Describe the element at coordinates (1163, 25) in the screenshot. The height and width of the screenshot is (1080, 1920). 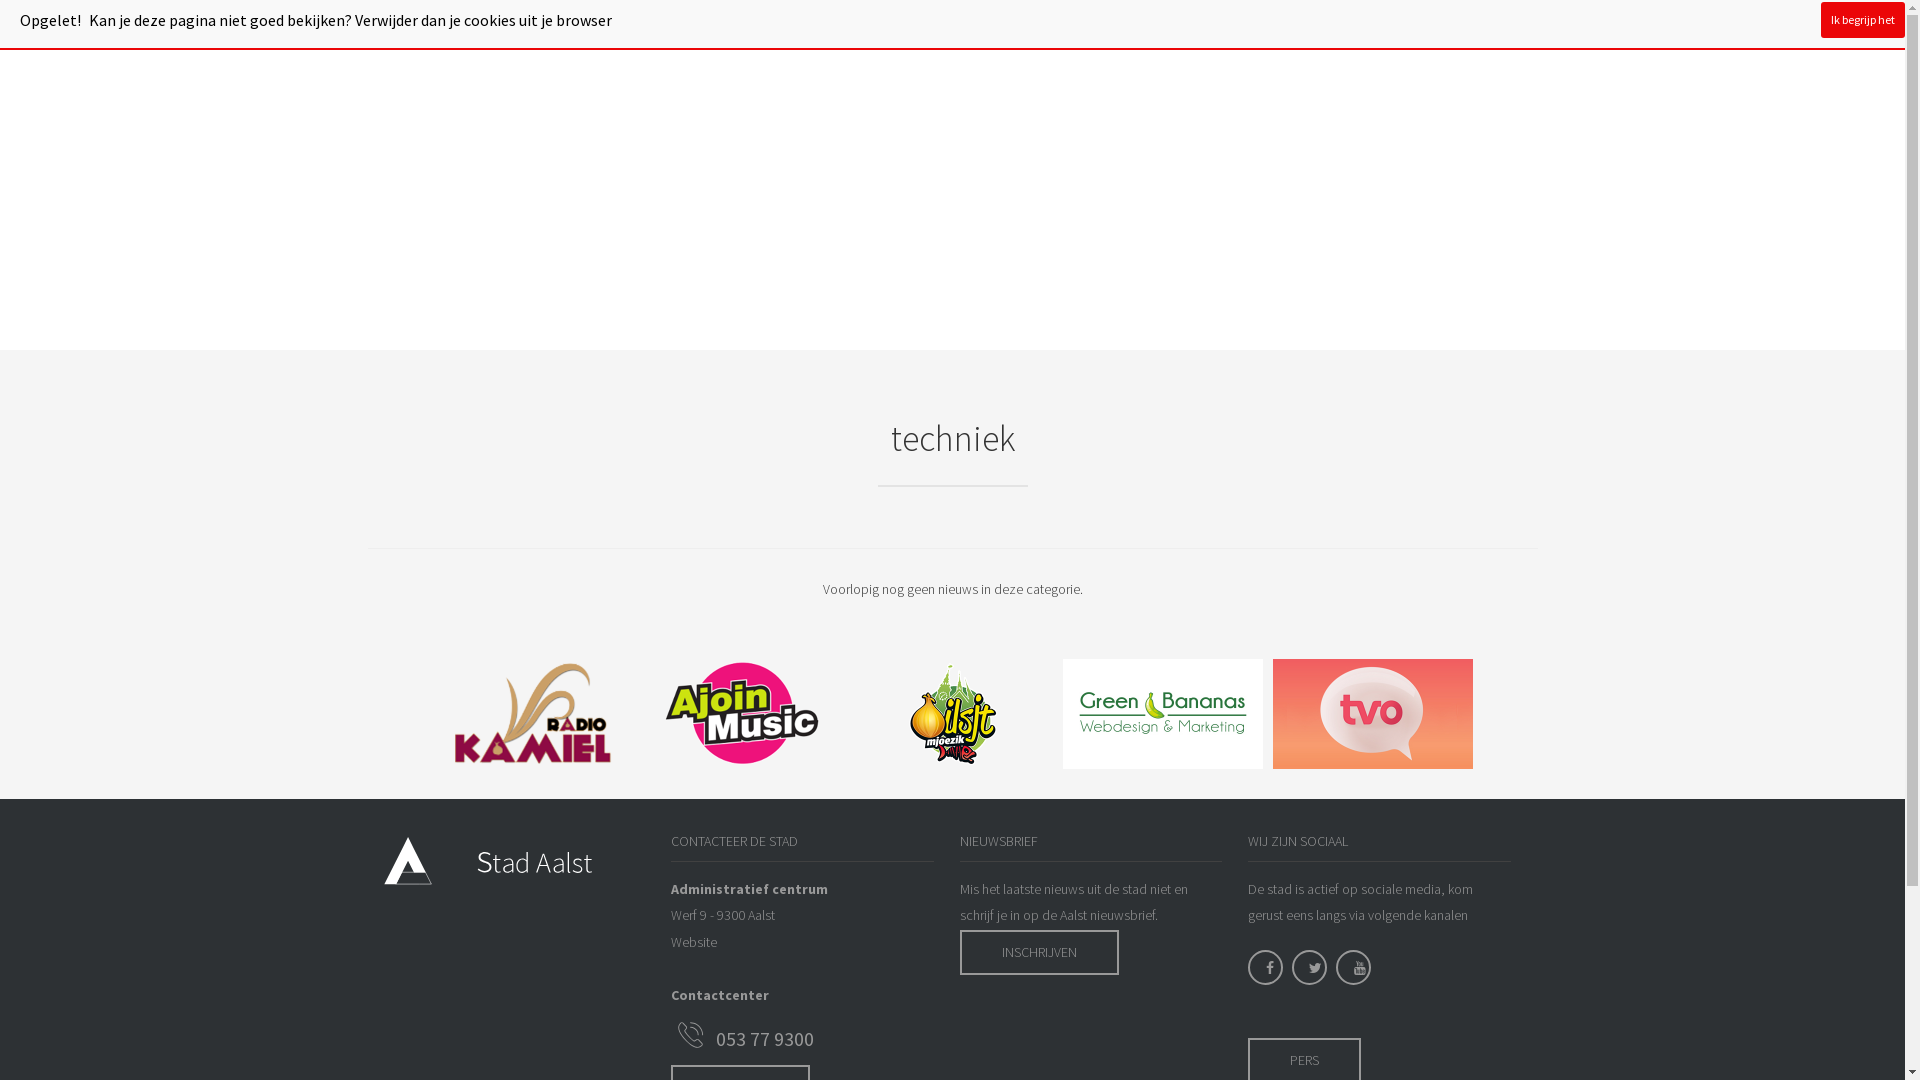
I see `'MEDIA'` at that location.